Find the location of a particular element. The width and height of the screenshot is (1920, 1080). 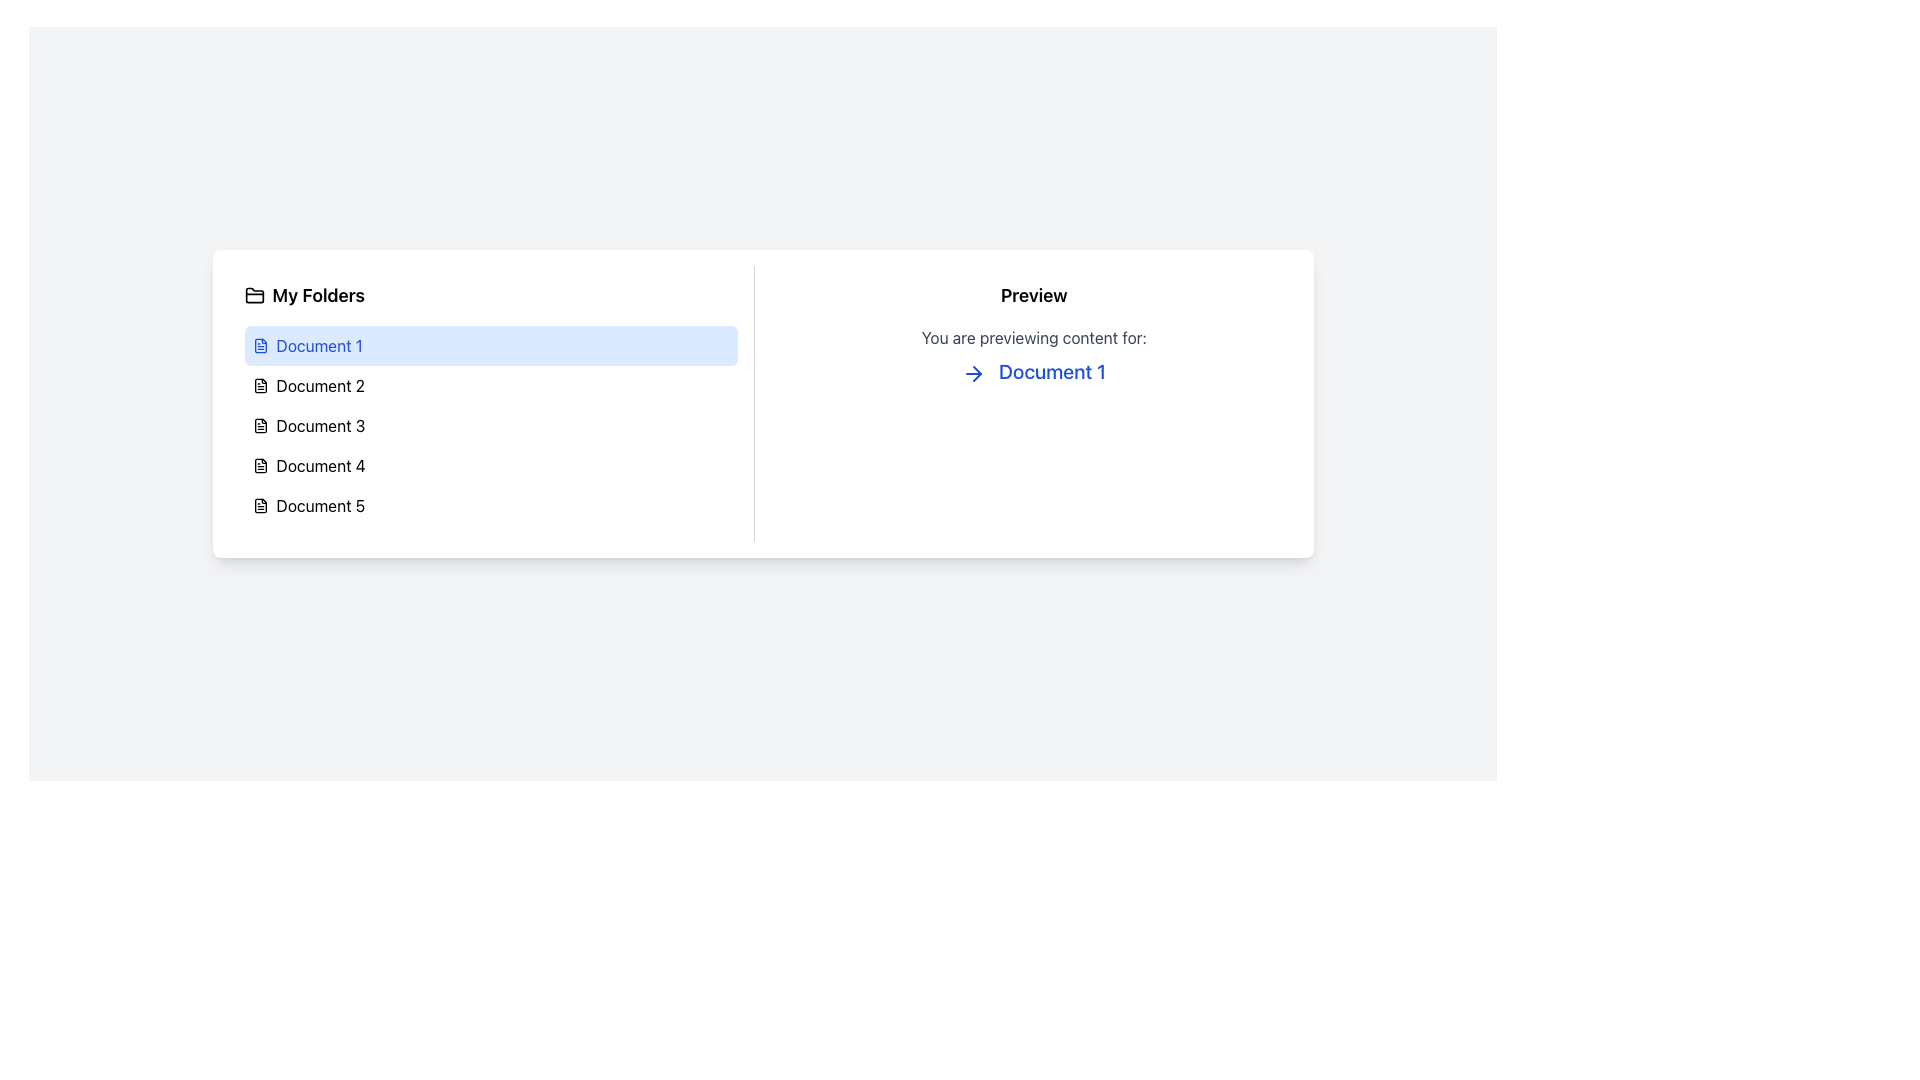

the Decorative Icon that indicates the associated list item represents a document or file, located before the 'Document 1' text label in the 'My Folders' list is located at coordinates (259, 345).